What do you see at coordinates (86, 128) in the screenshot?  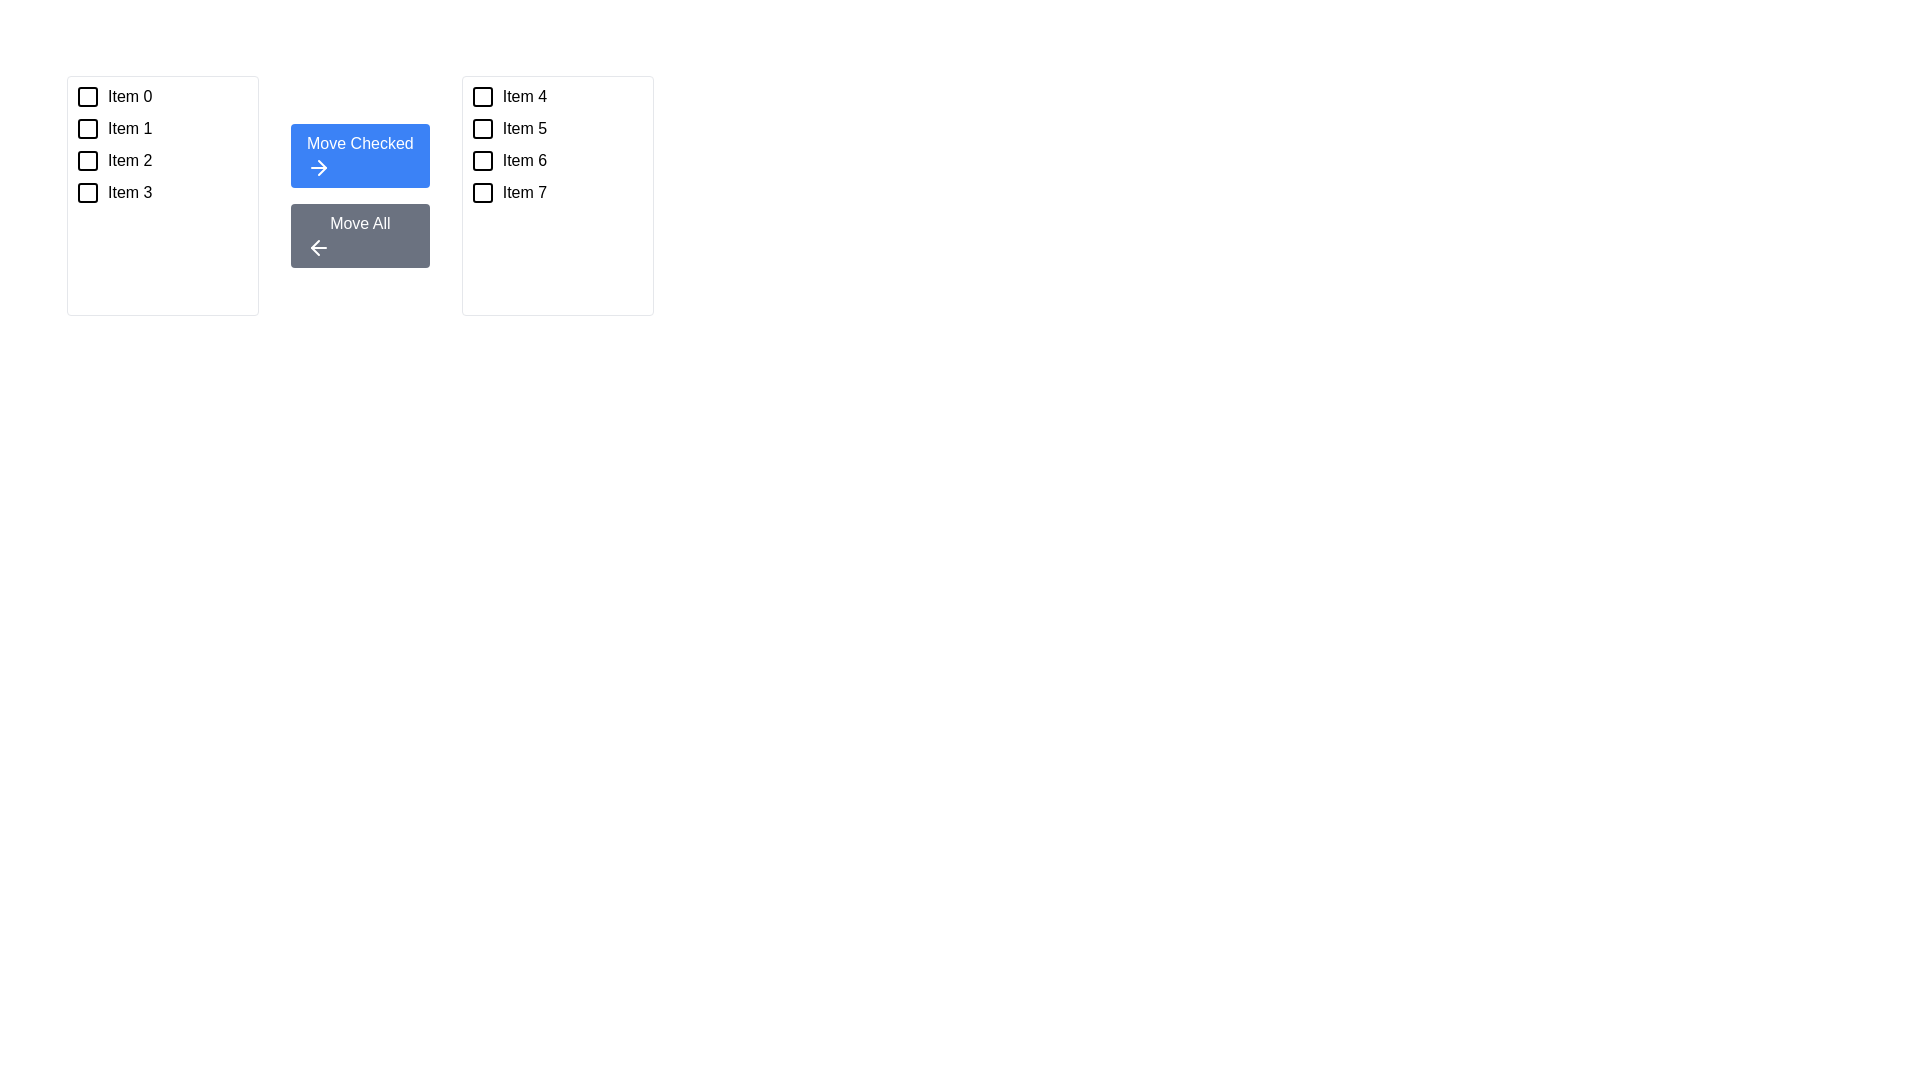 I see `the checkbox associated with 'Item 1'` at bounding box center [86, 128].